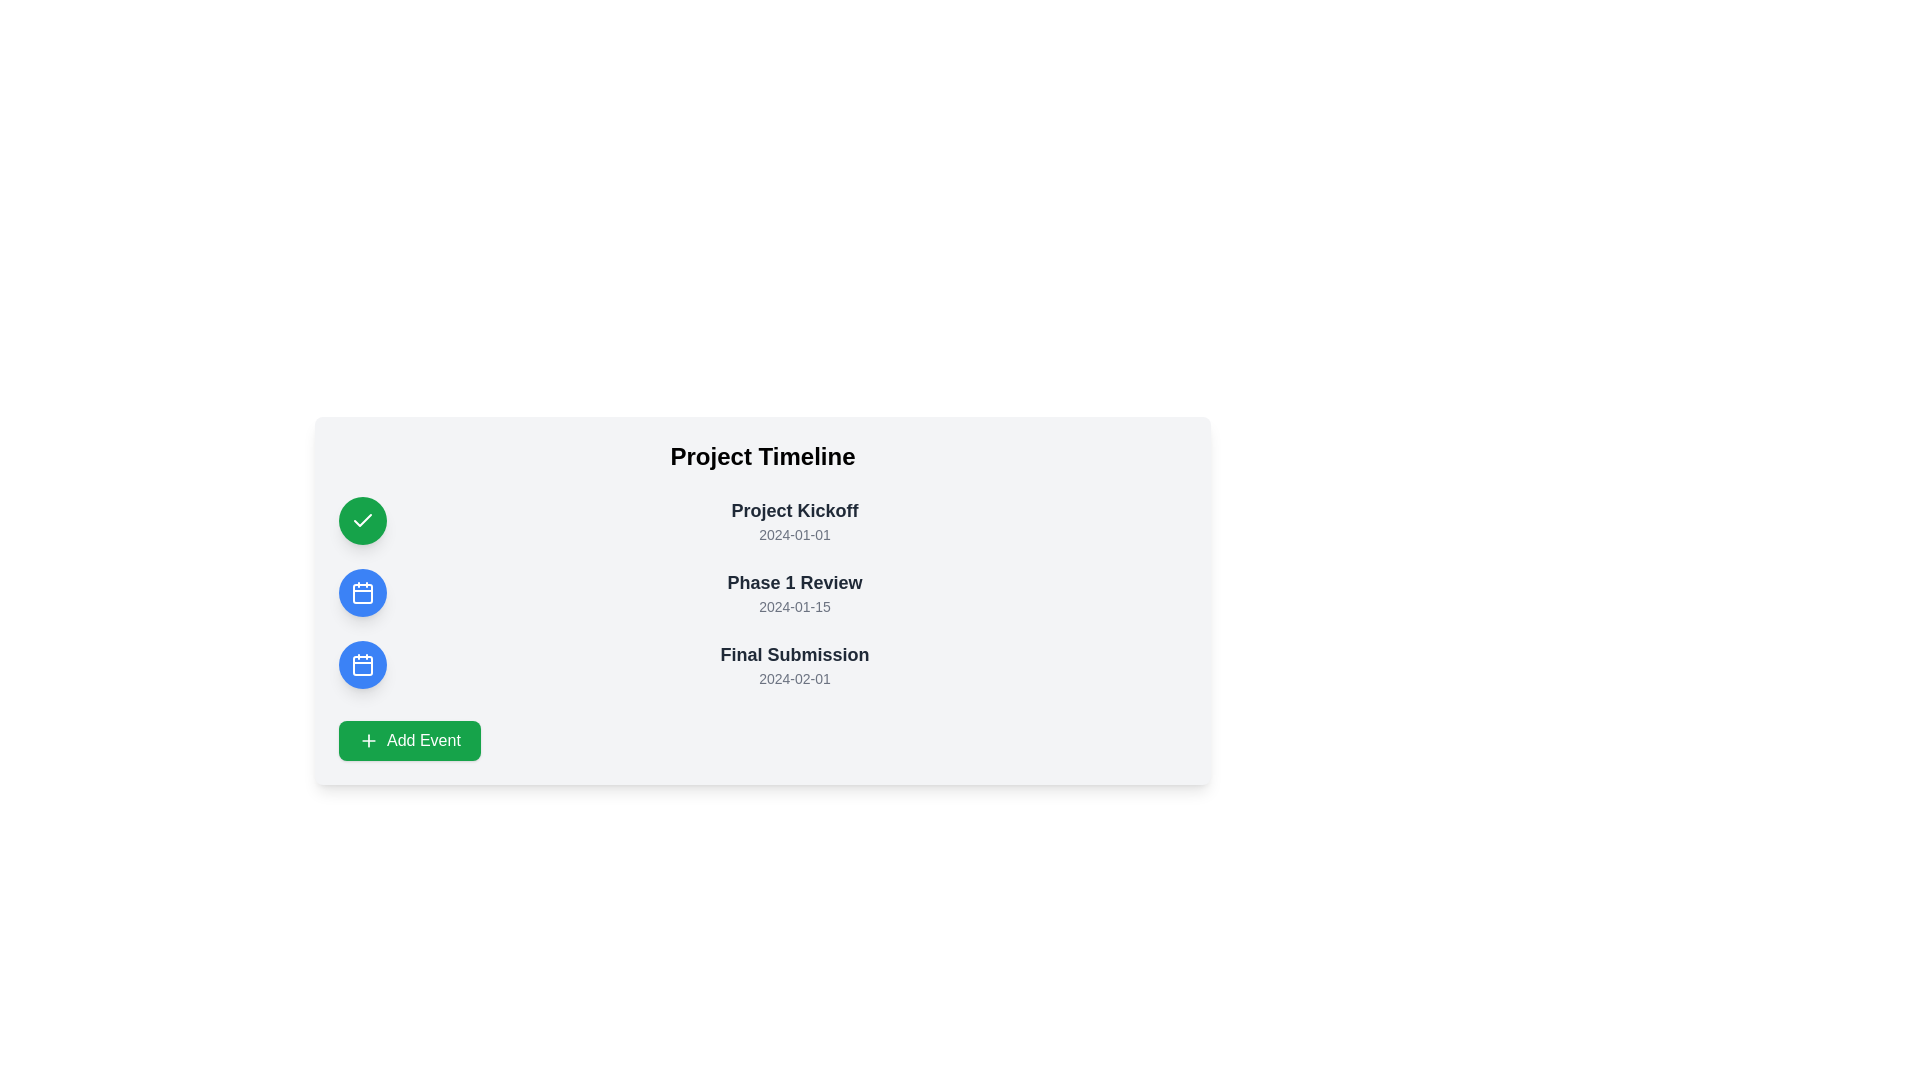  Describe the element at coordinates (363, 664) in the screenshot. I see `the third calendar icon in the vertical sequence of icons on the left side of the content panel` at that location.